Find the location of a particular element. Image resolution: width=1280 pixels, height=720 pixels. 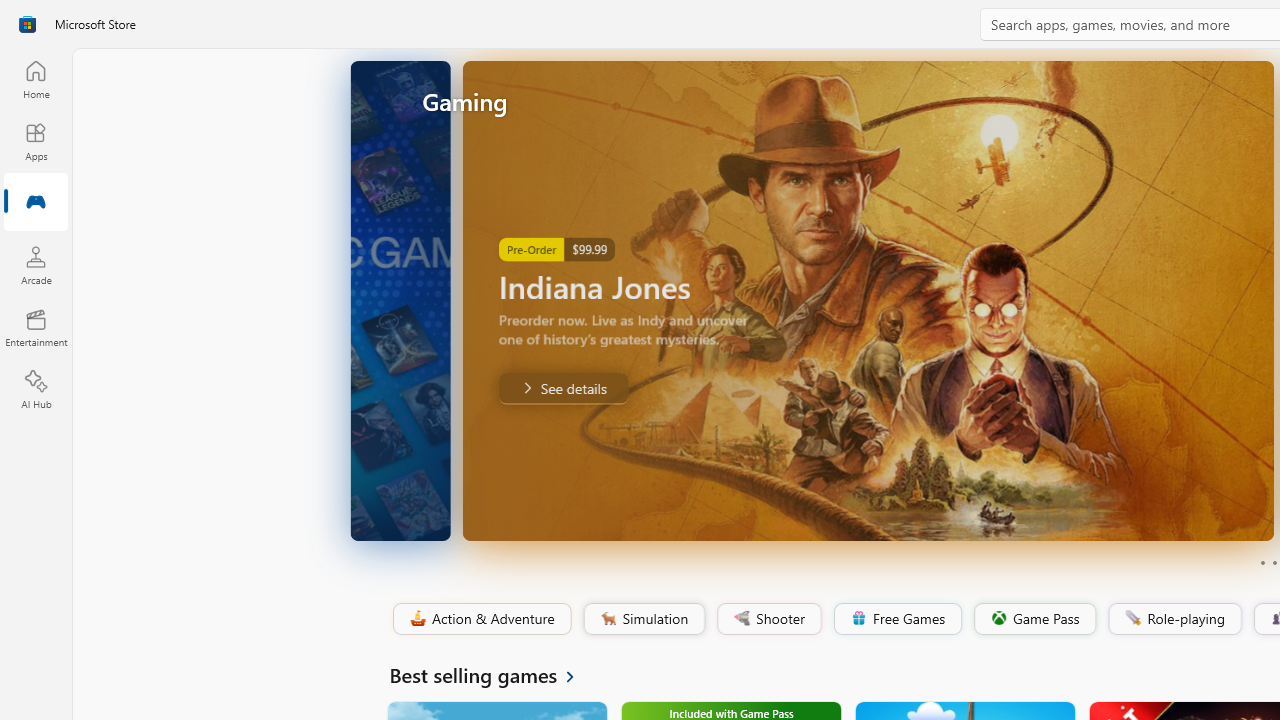

'Game Pass' is located at coordinates (1033, 618).